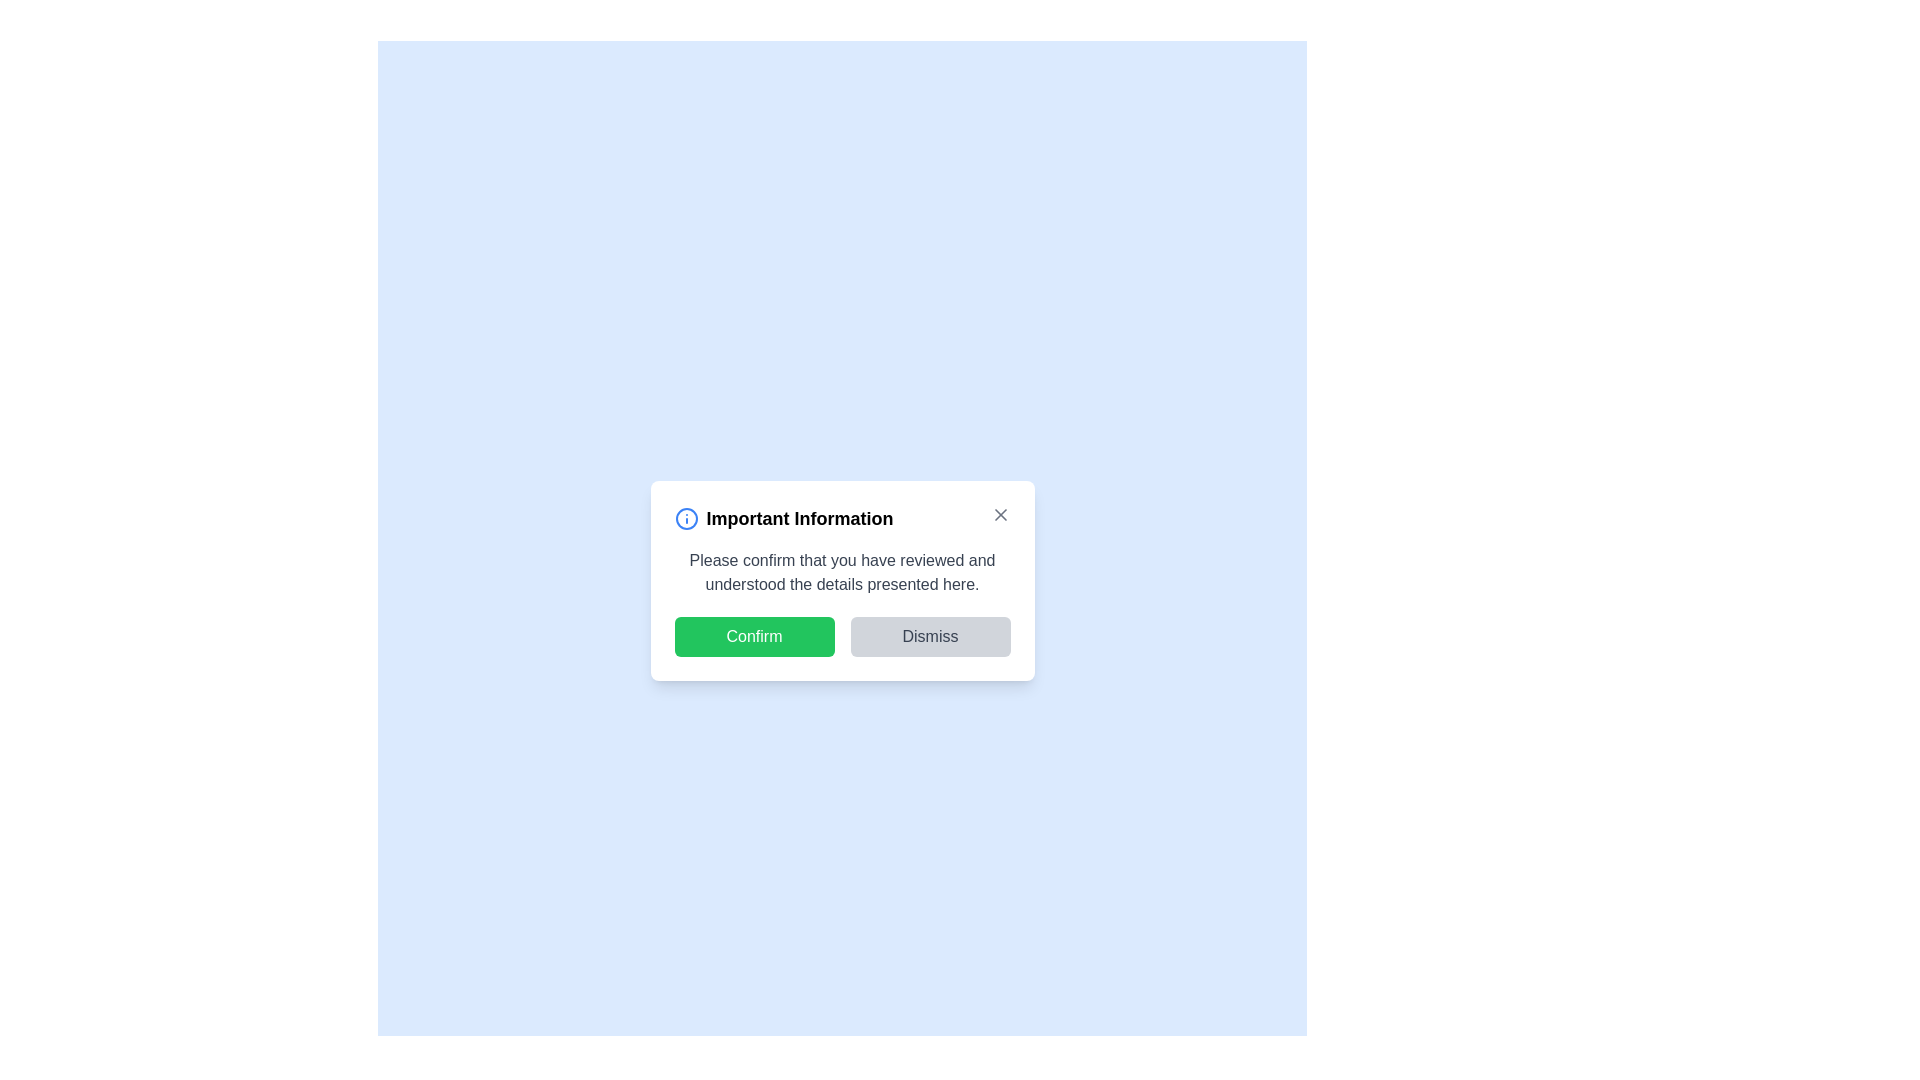  I want to click on the Informational Text element that displays the message 'Please confirm that you have reviewed and understood the details presented here.' located within the modal below the title 'Important Information', so click(842, 573).